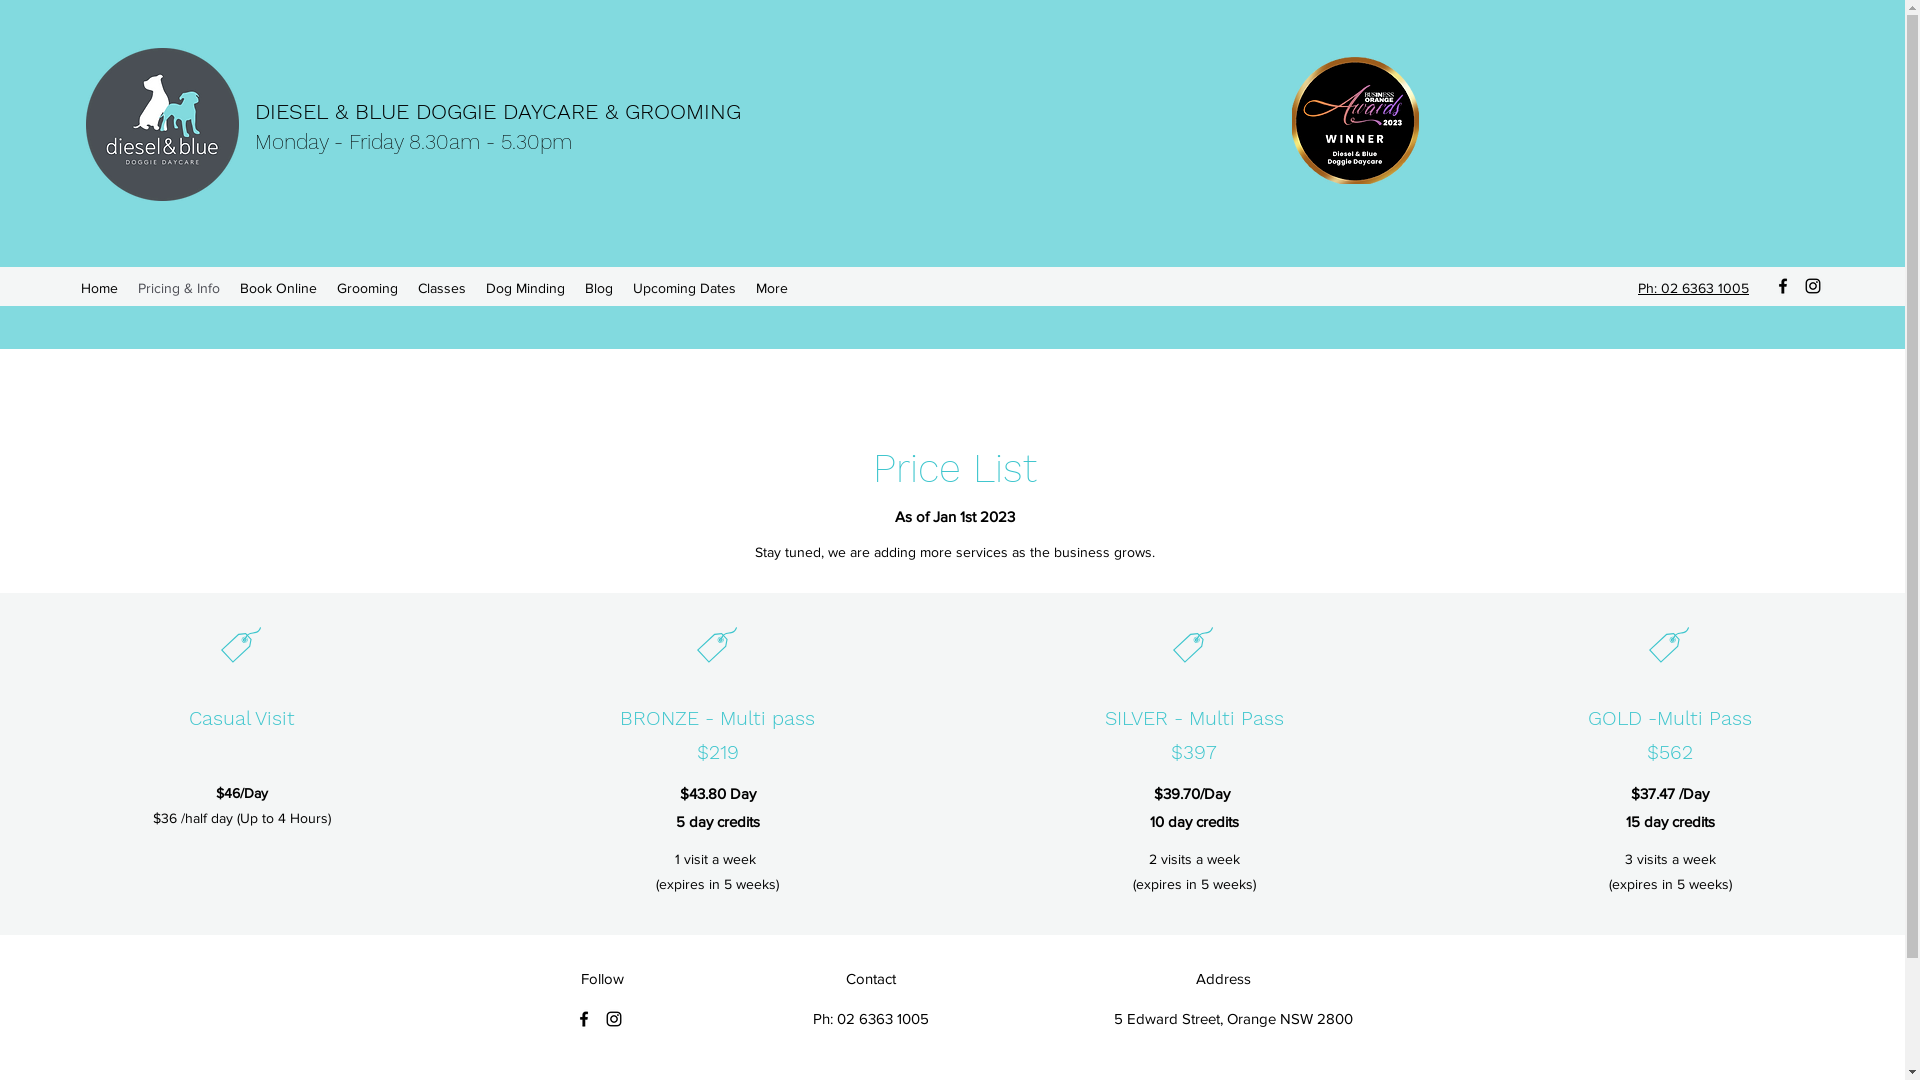 This screenshot has height=1080, width=1920. Describe the element at coordinates (1692, 288) in the screenshot. I see `'Ph: 02 6363 1005'` at that location.